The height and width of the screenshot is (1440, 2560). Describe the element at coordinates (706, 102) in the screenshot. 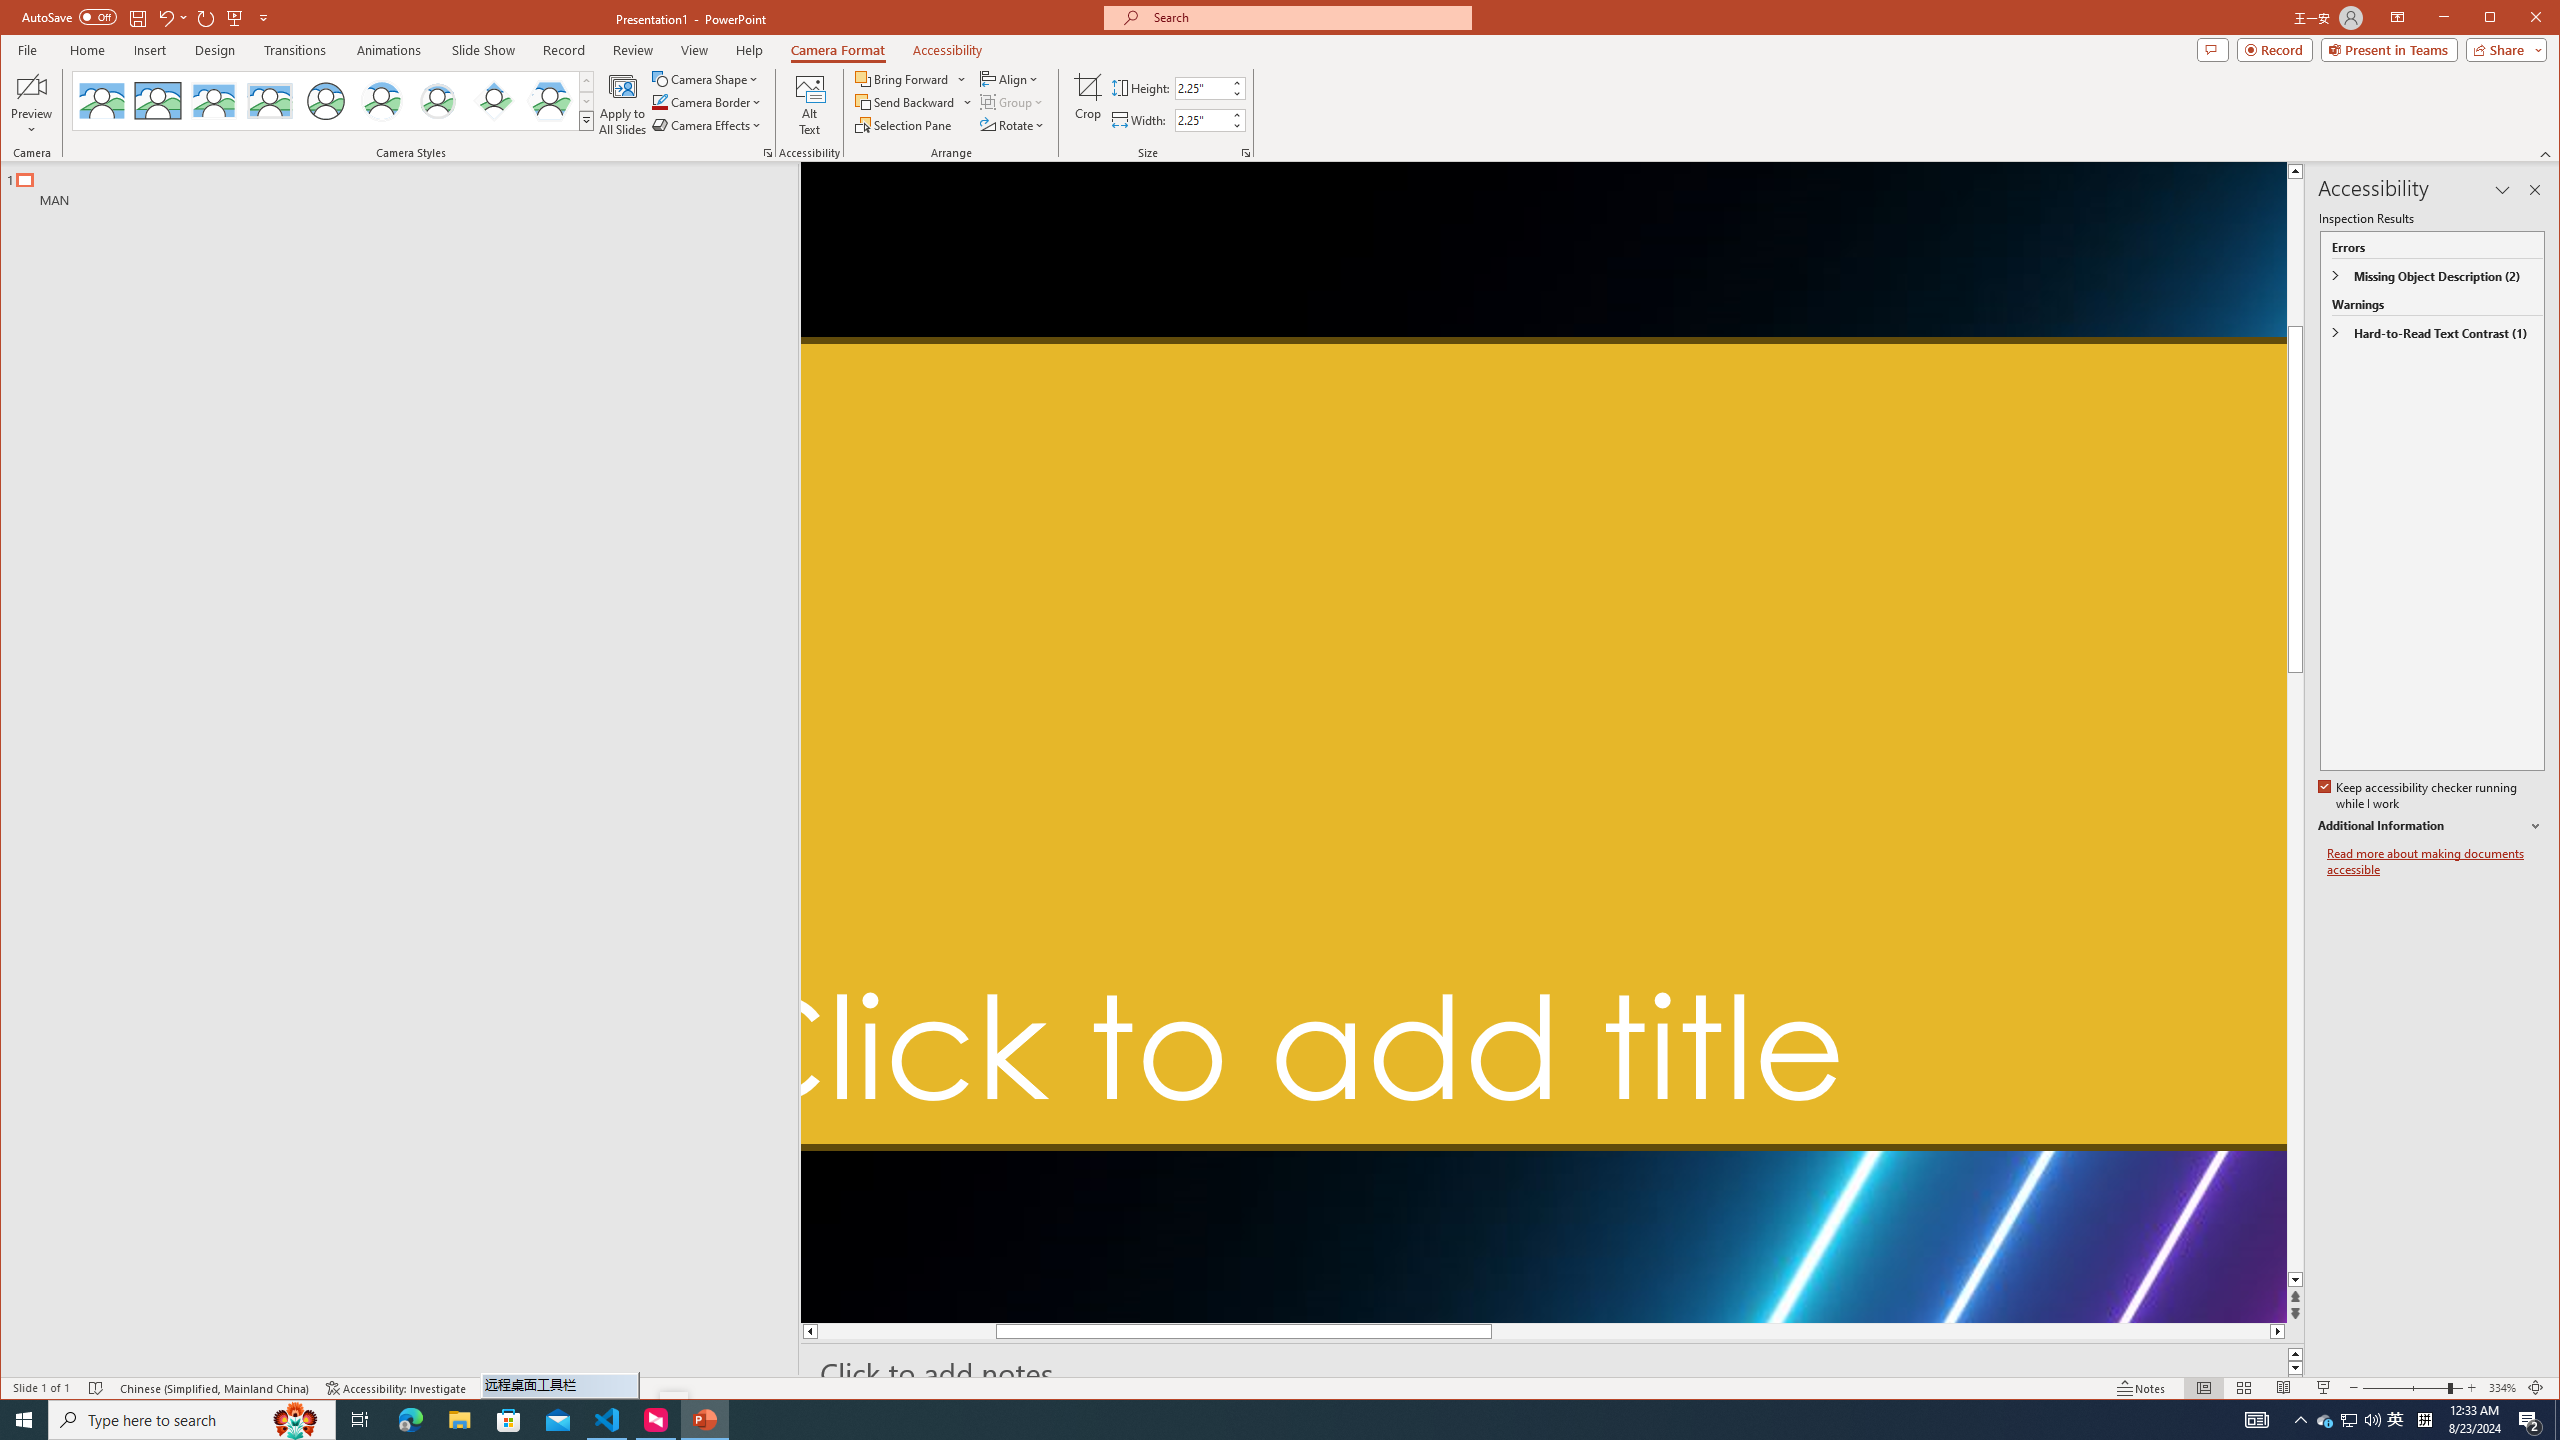

I see `'Camera Border'` at that location.